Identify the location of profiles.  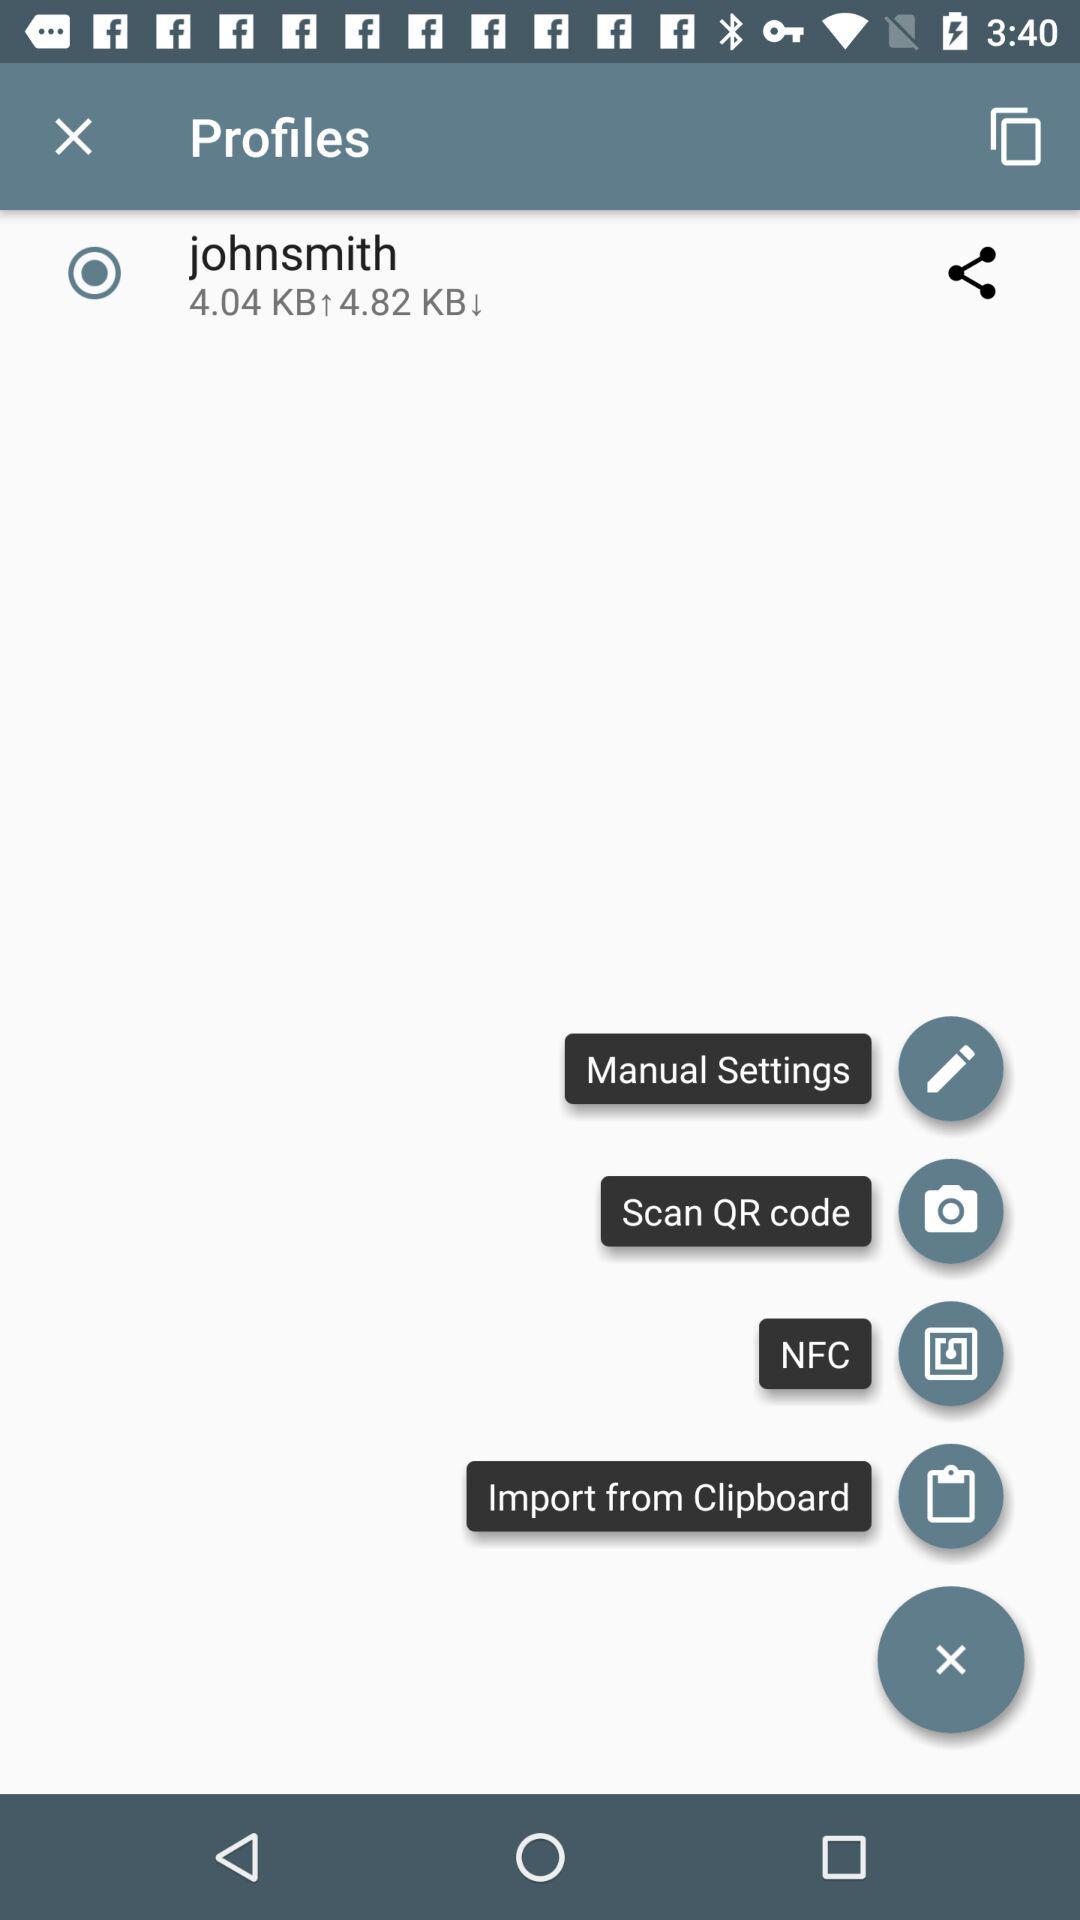
(72, 135).